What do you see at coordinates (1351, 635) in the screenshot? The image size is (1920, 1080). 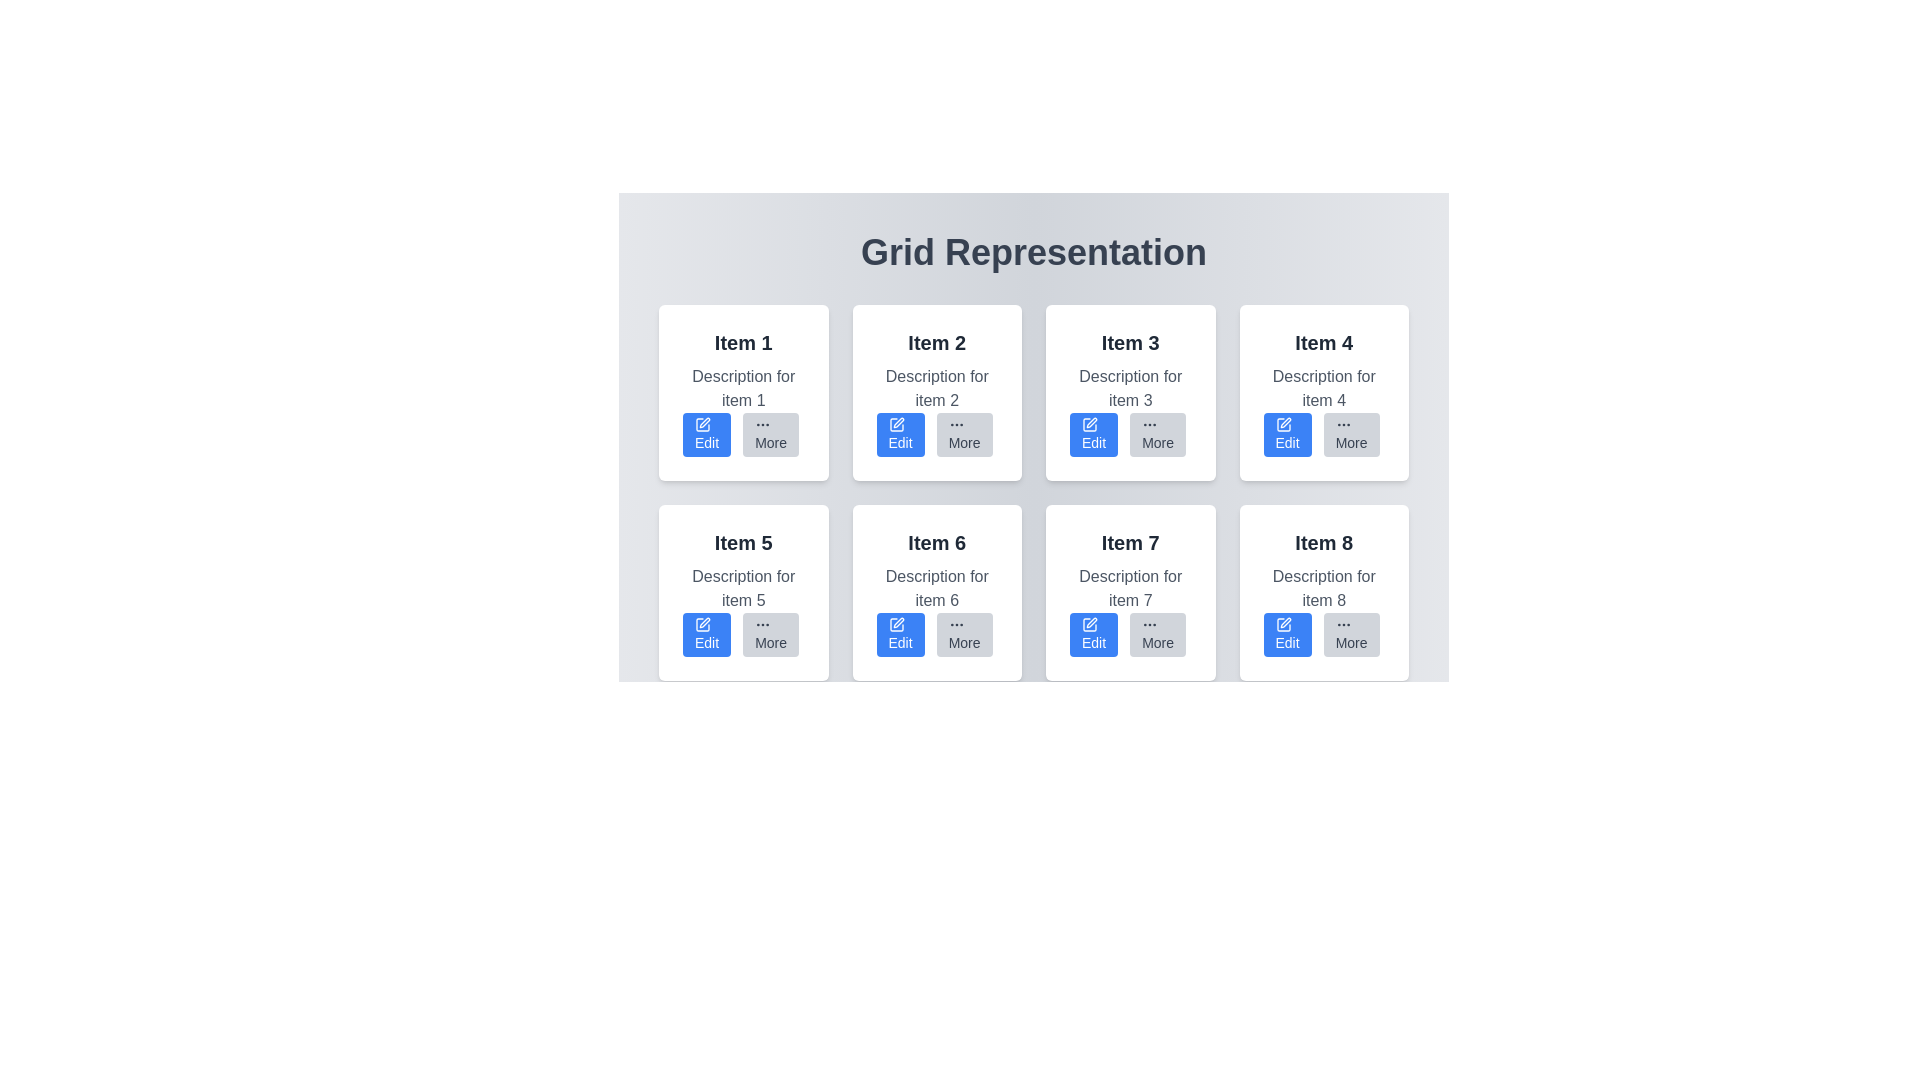 I see `the gray button labeled 'More' with three vertically aligned dots above the text` at bounding box center [1351, 635].